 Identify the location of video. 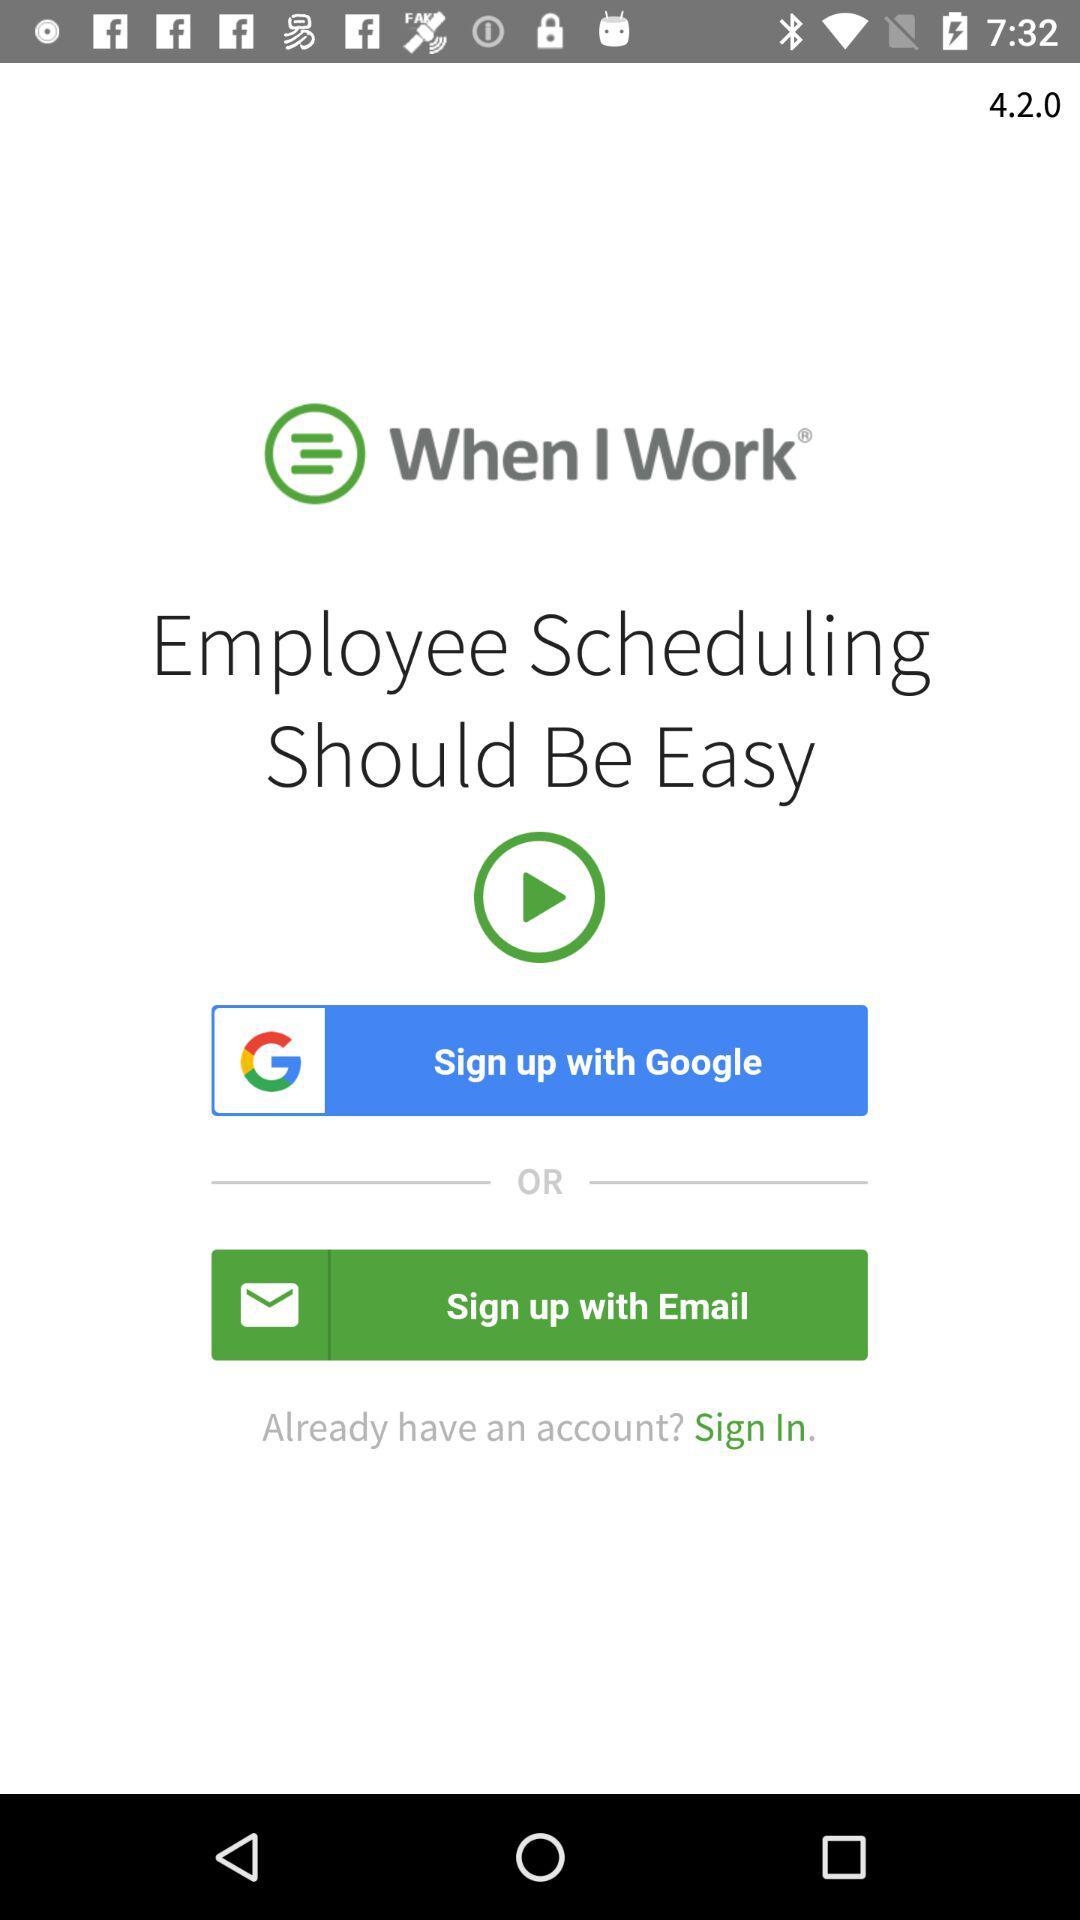
(538, 896).